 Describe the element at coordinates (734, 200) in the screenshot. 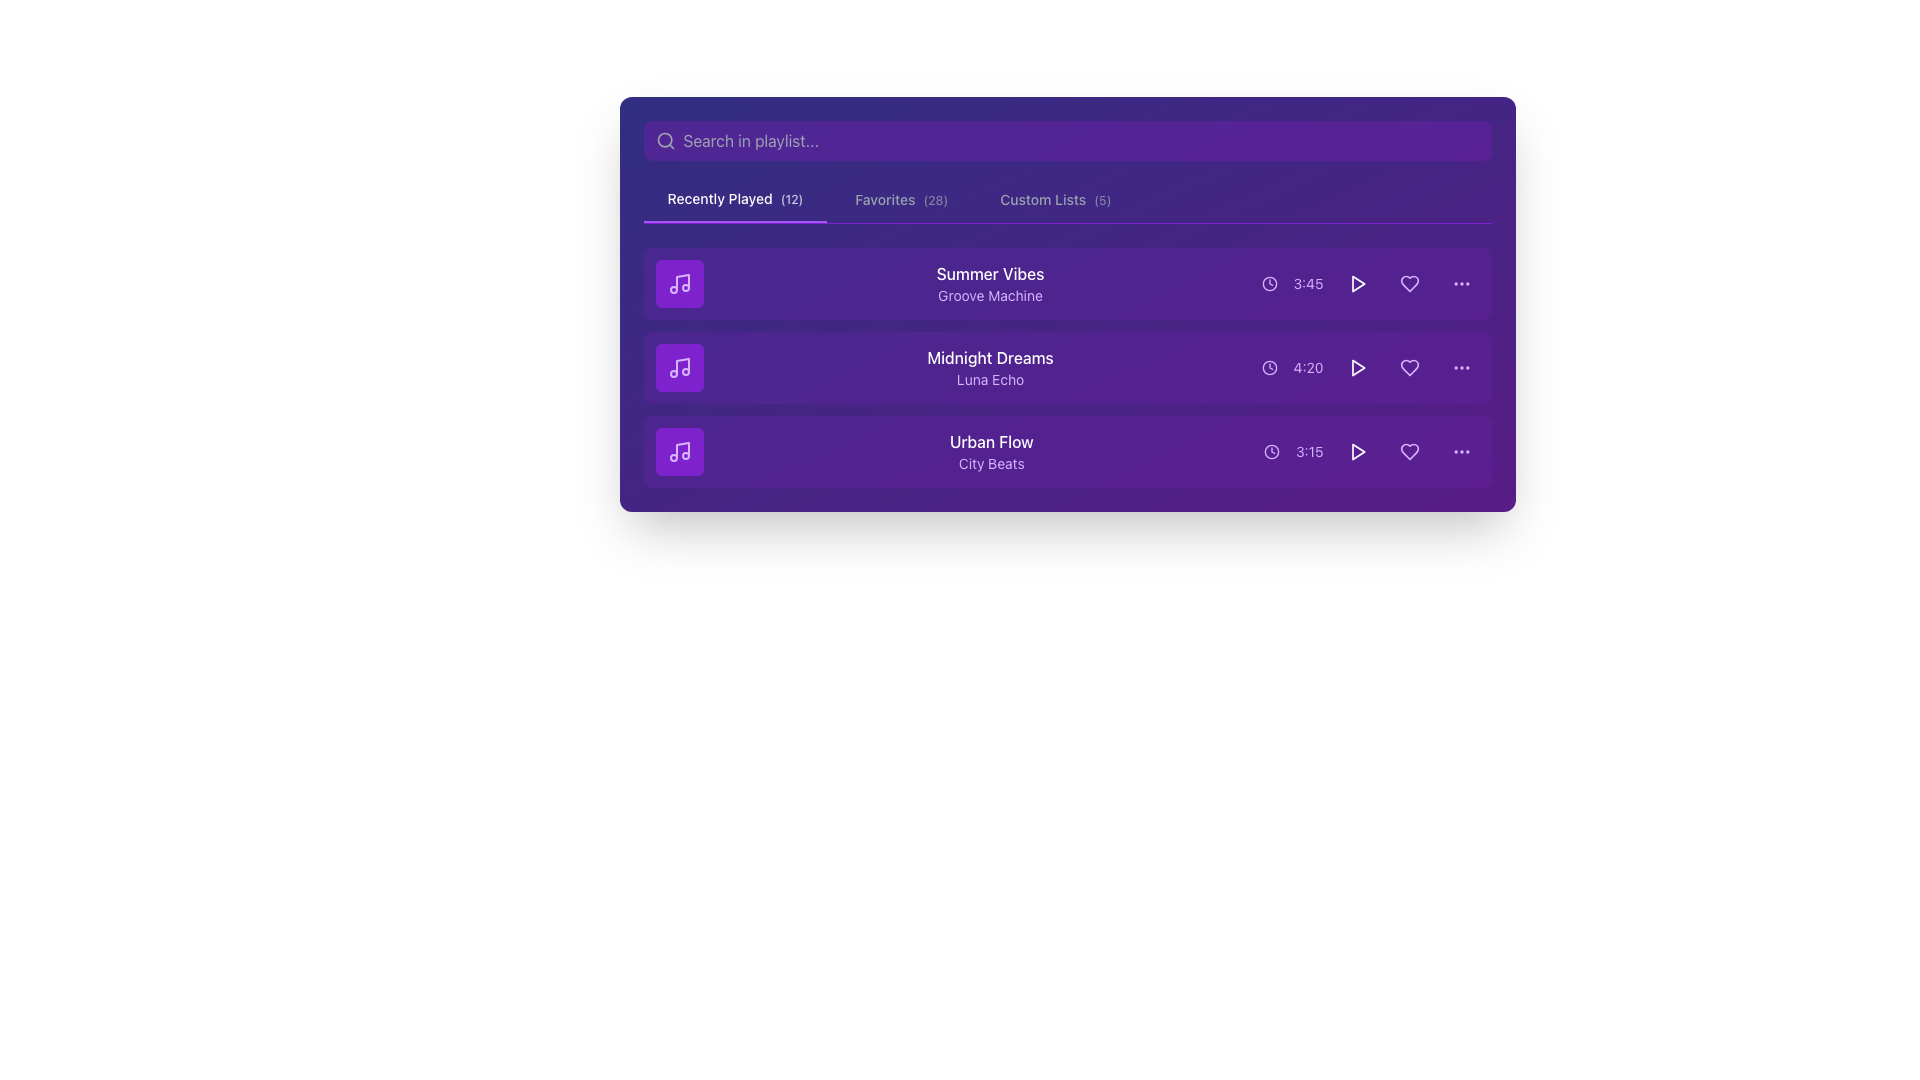

I see `the 'Recently Played (12)' tab, which is styled with bold white text on a purple background and has a bottom border indicating its active state` at that location.